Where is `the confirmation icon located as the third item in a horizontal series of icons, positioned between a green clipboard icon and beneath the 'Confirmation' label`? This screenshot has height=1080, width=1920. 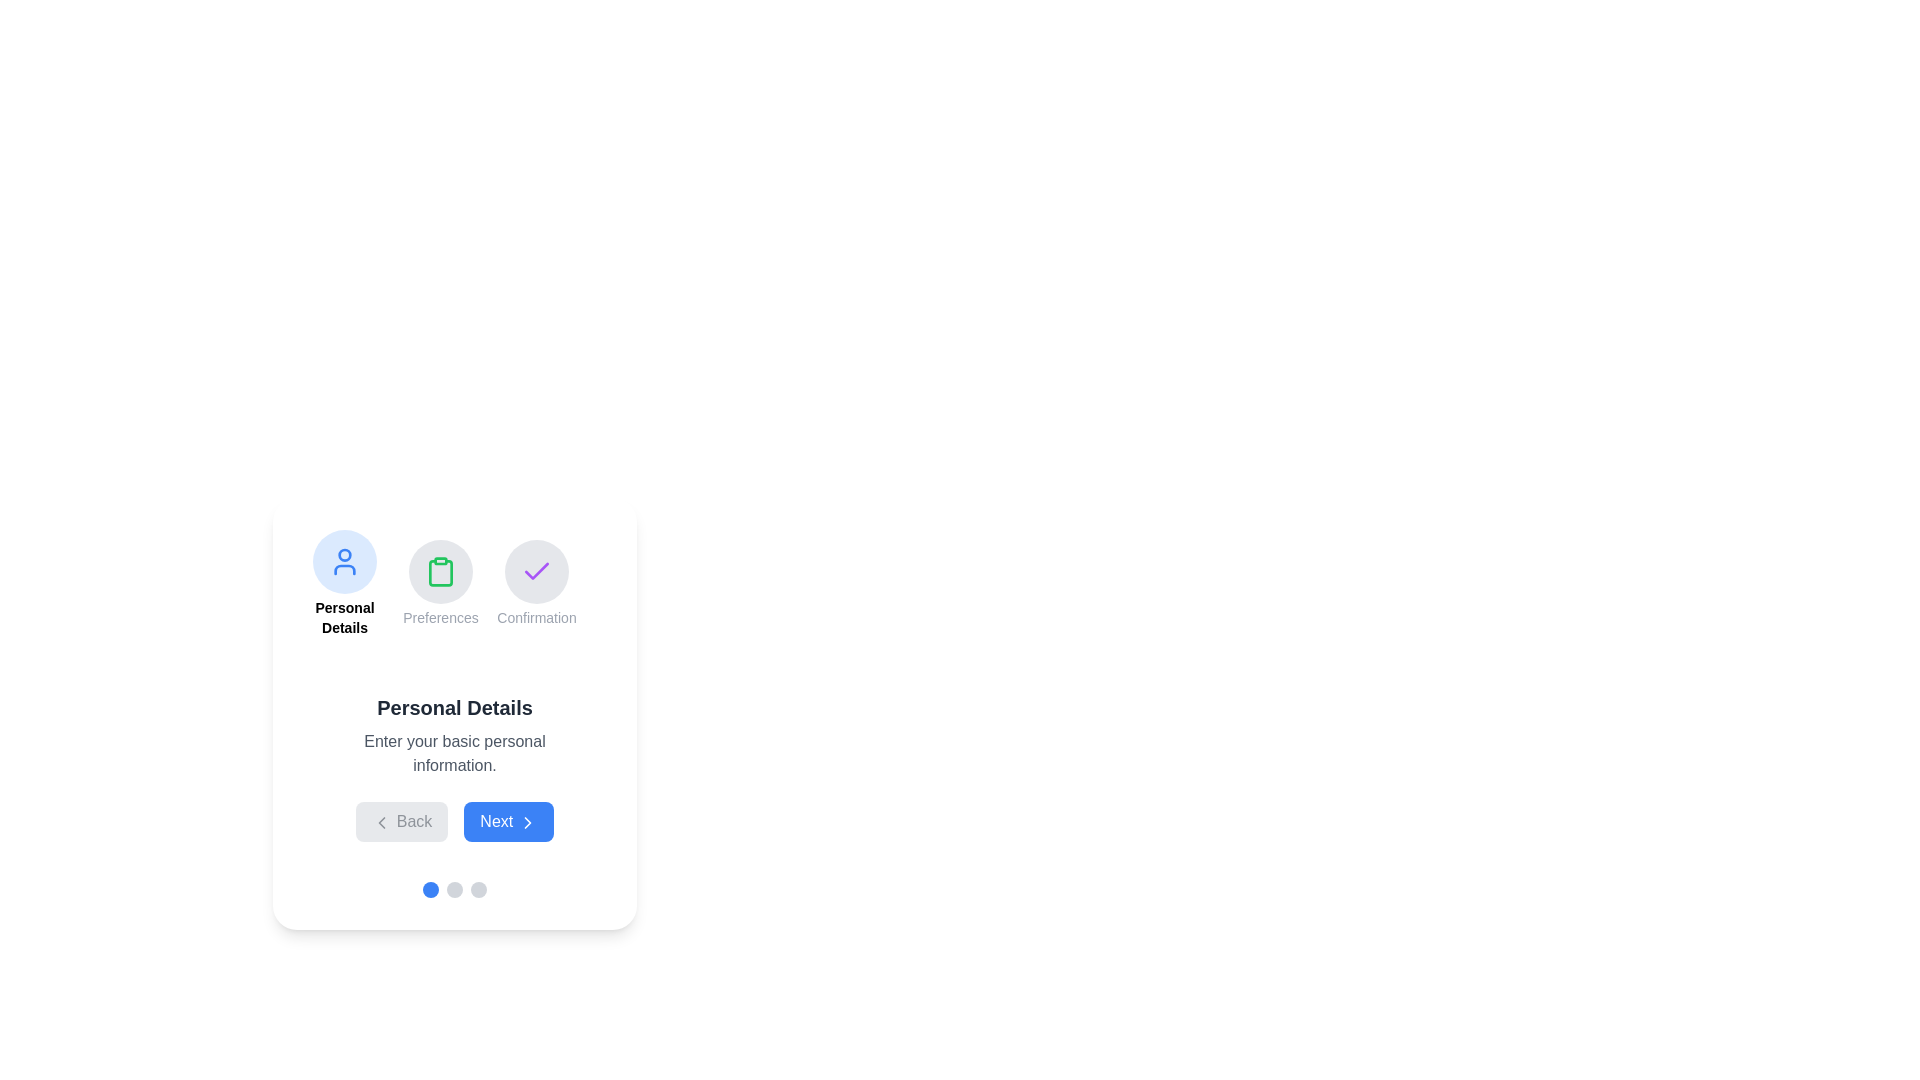
the confirmation icon located as the third item in a horizontal series of icons, positioned between a green clipboard icon and beneath the 'Confirmation' label is located at coordinates (537, 571).